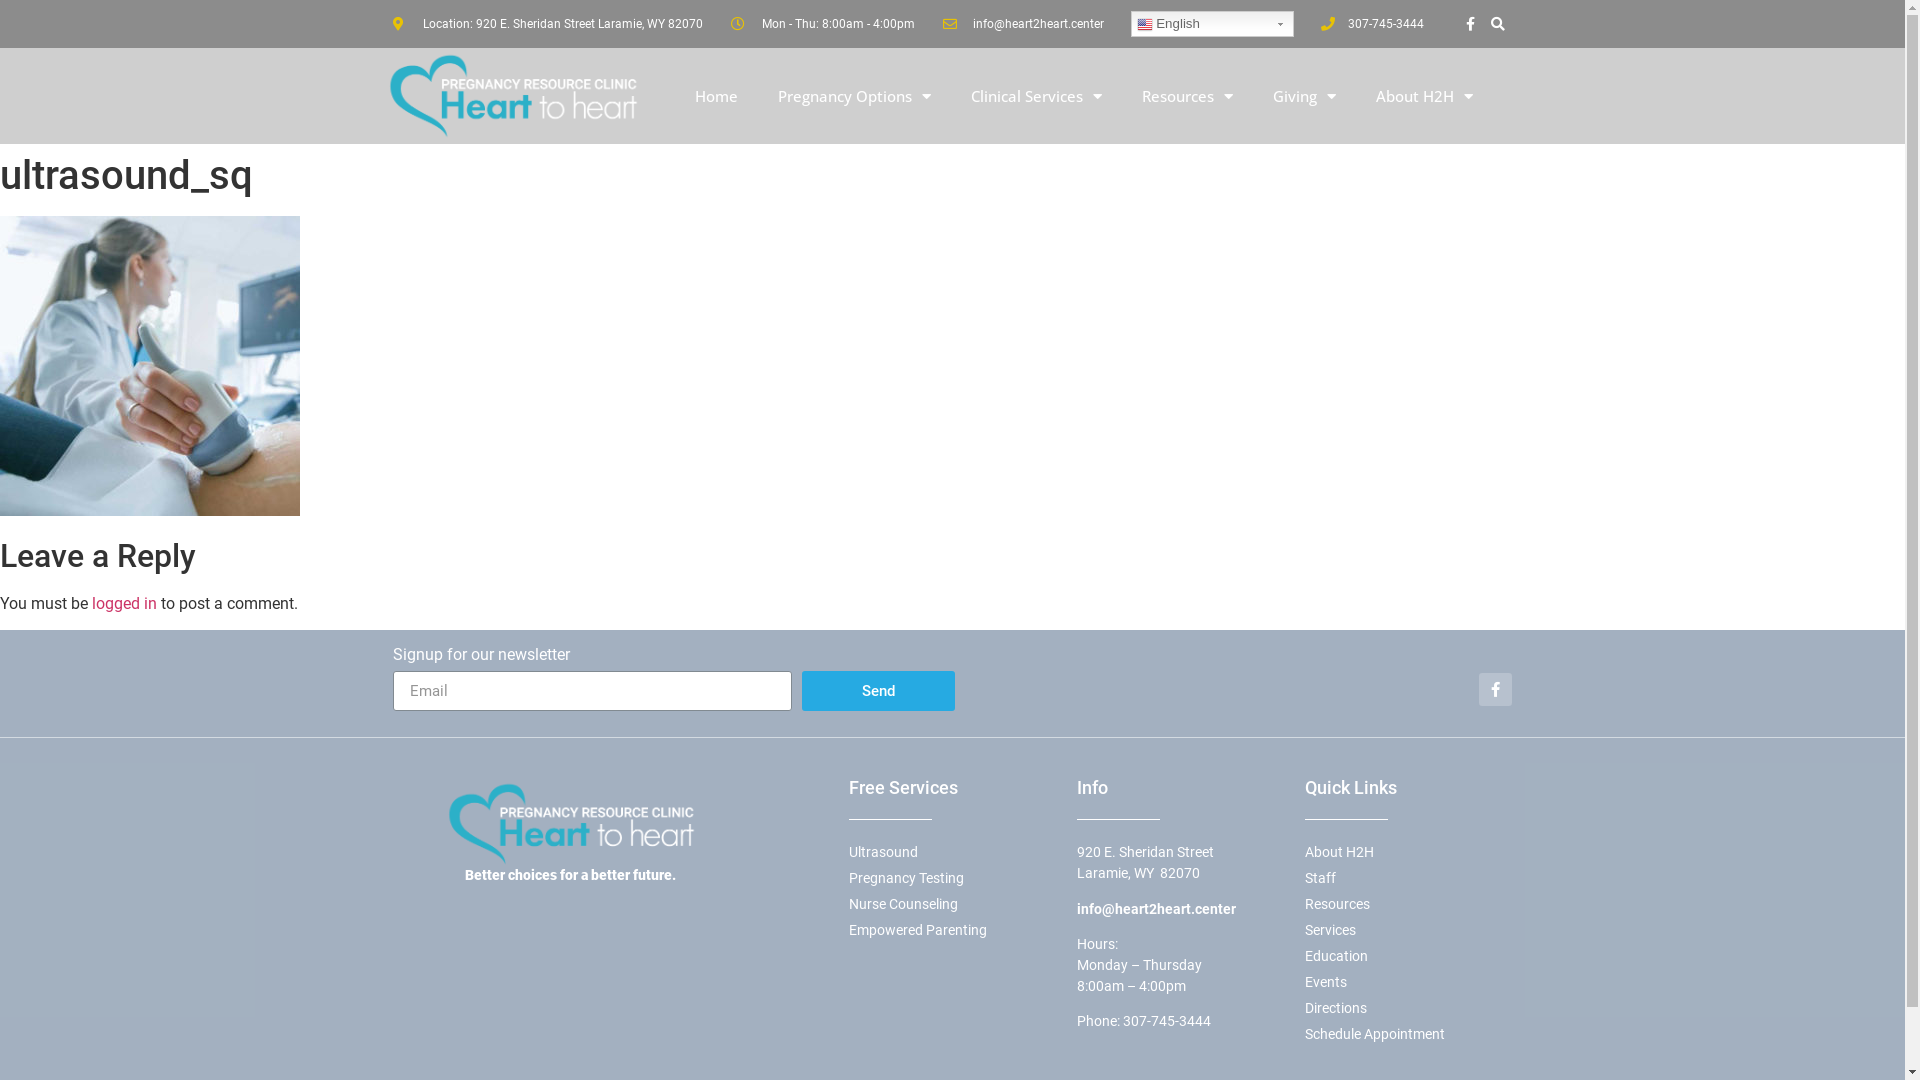  I want to click on 'Pregnancy Testing', so click(950, 877).